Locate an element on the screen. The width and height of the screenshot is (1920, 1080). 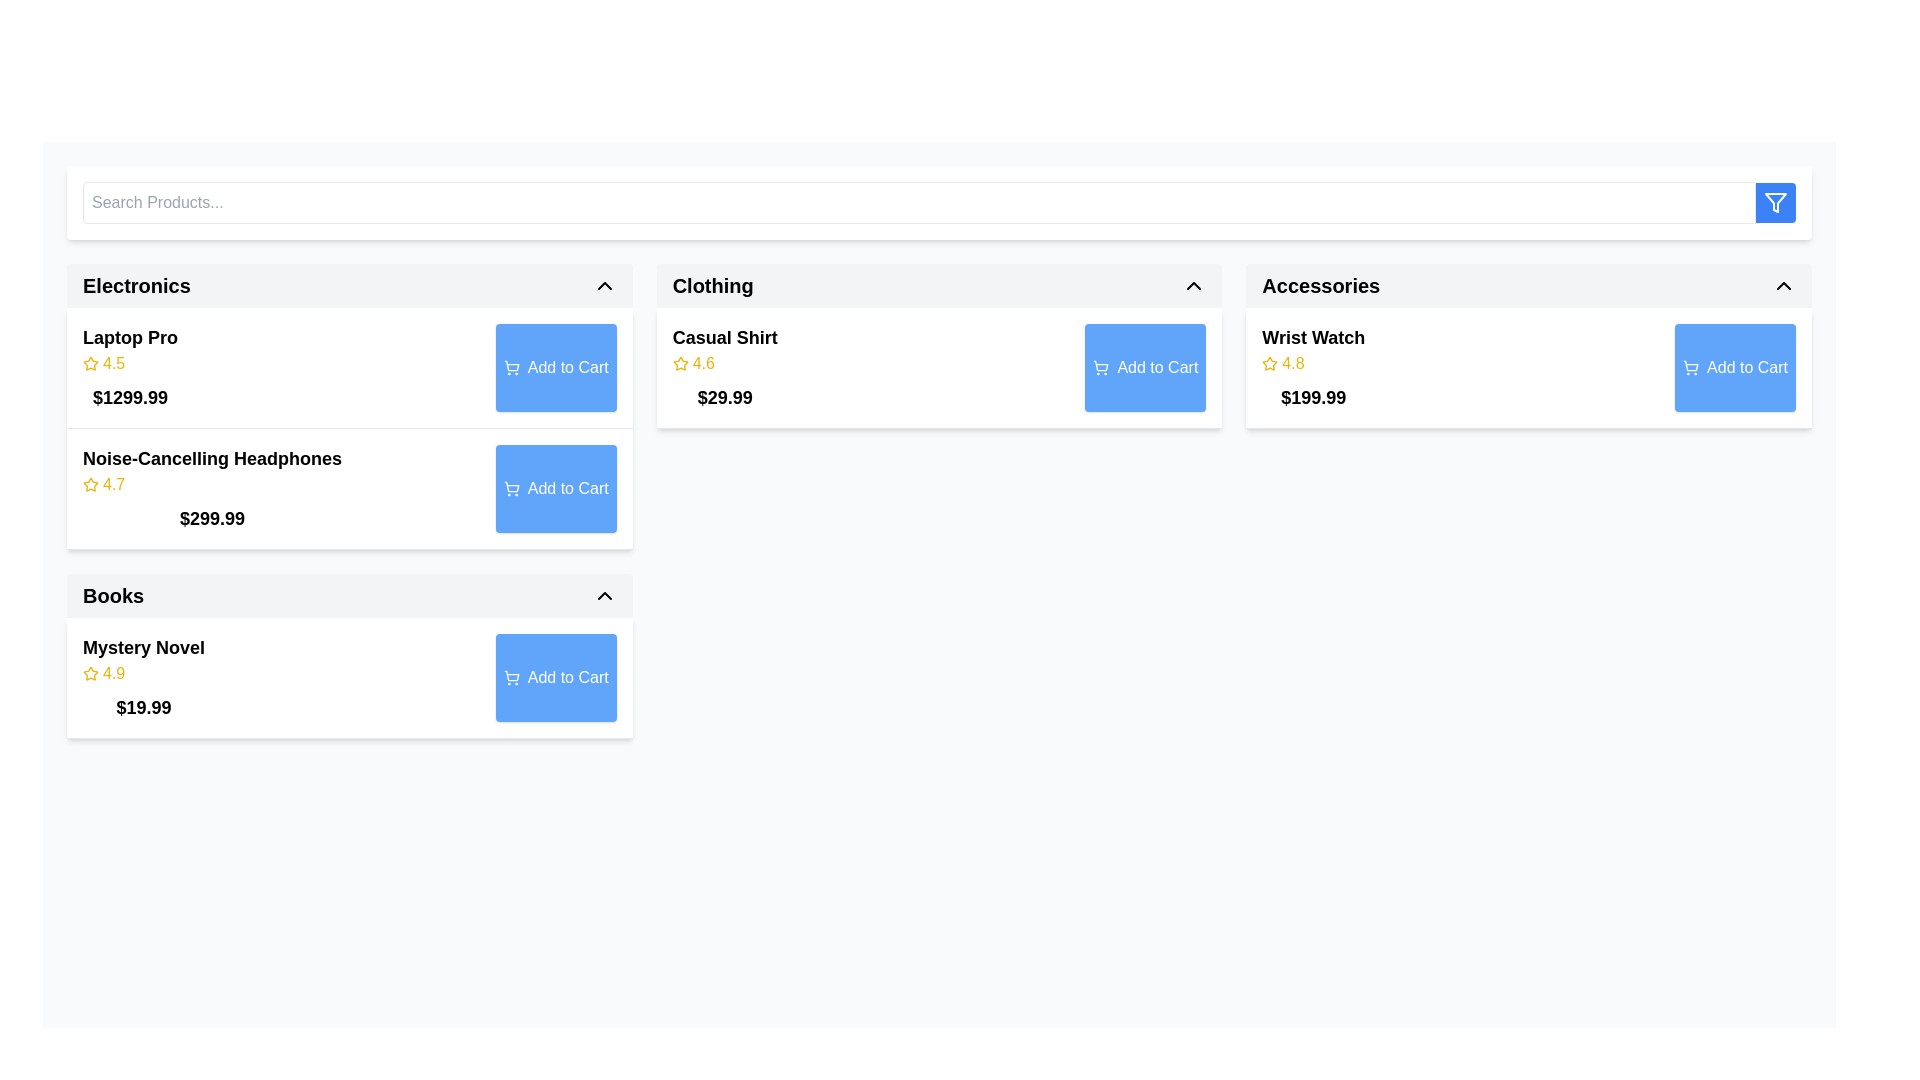
the button containing the 'Add to Cart' text label, which is styled with white text on a blue background and located under the 'Laptop Pro' listing in the 'Electronics' section is located at coordinates (567, 367).